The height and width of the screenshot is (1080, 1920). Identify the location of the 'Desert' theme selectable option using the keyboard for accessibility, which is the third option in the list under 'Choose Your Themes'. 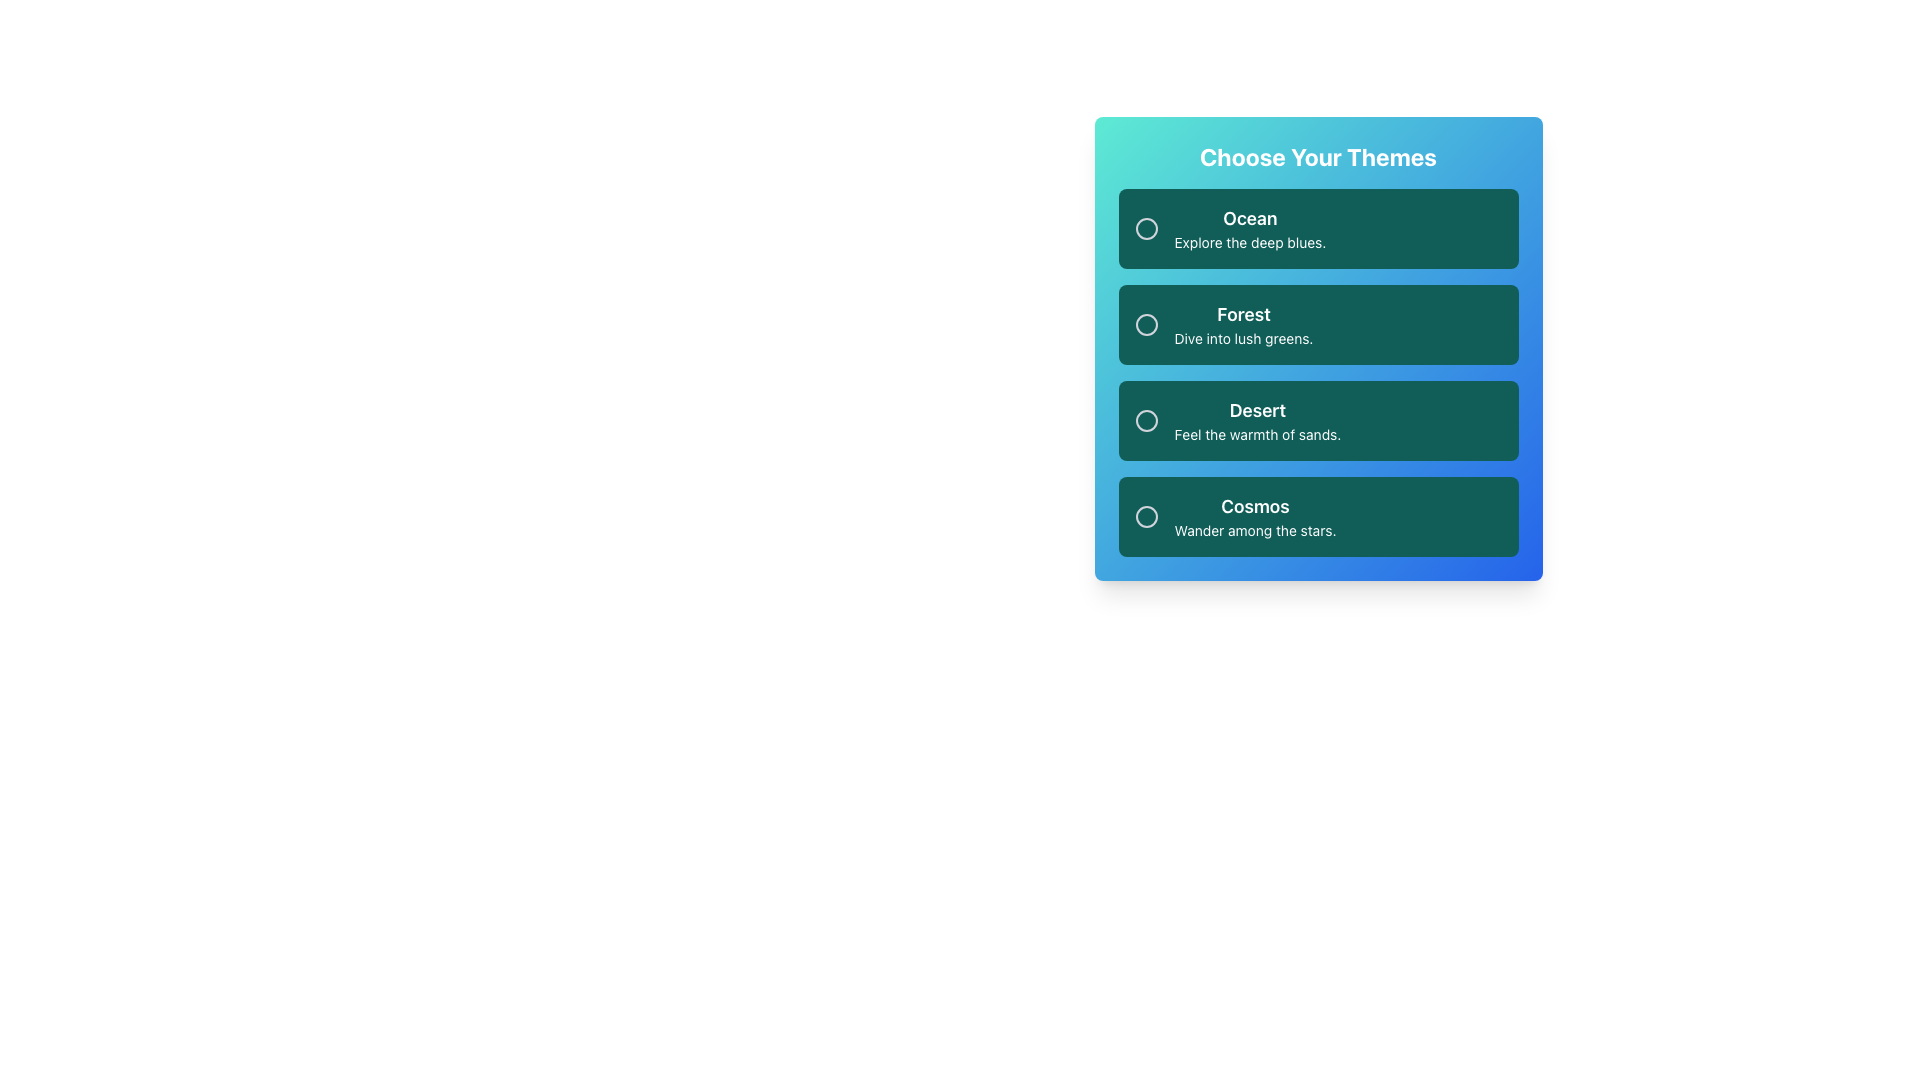
(1256, 419).